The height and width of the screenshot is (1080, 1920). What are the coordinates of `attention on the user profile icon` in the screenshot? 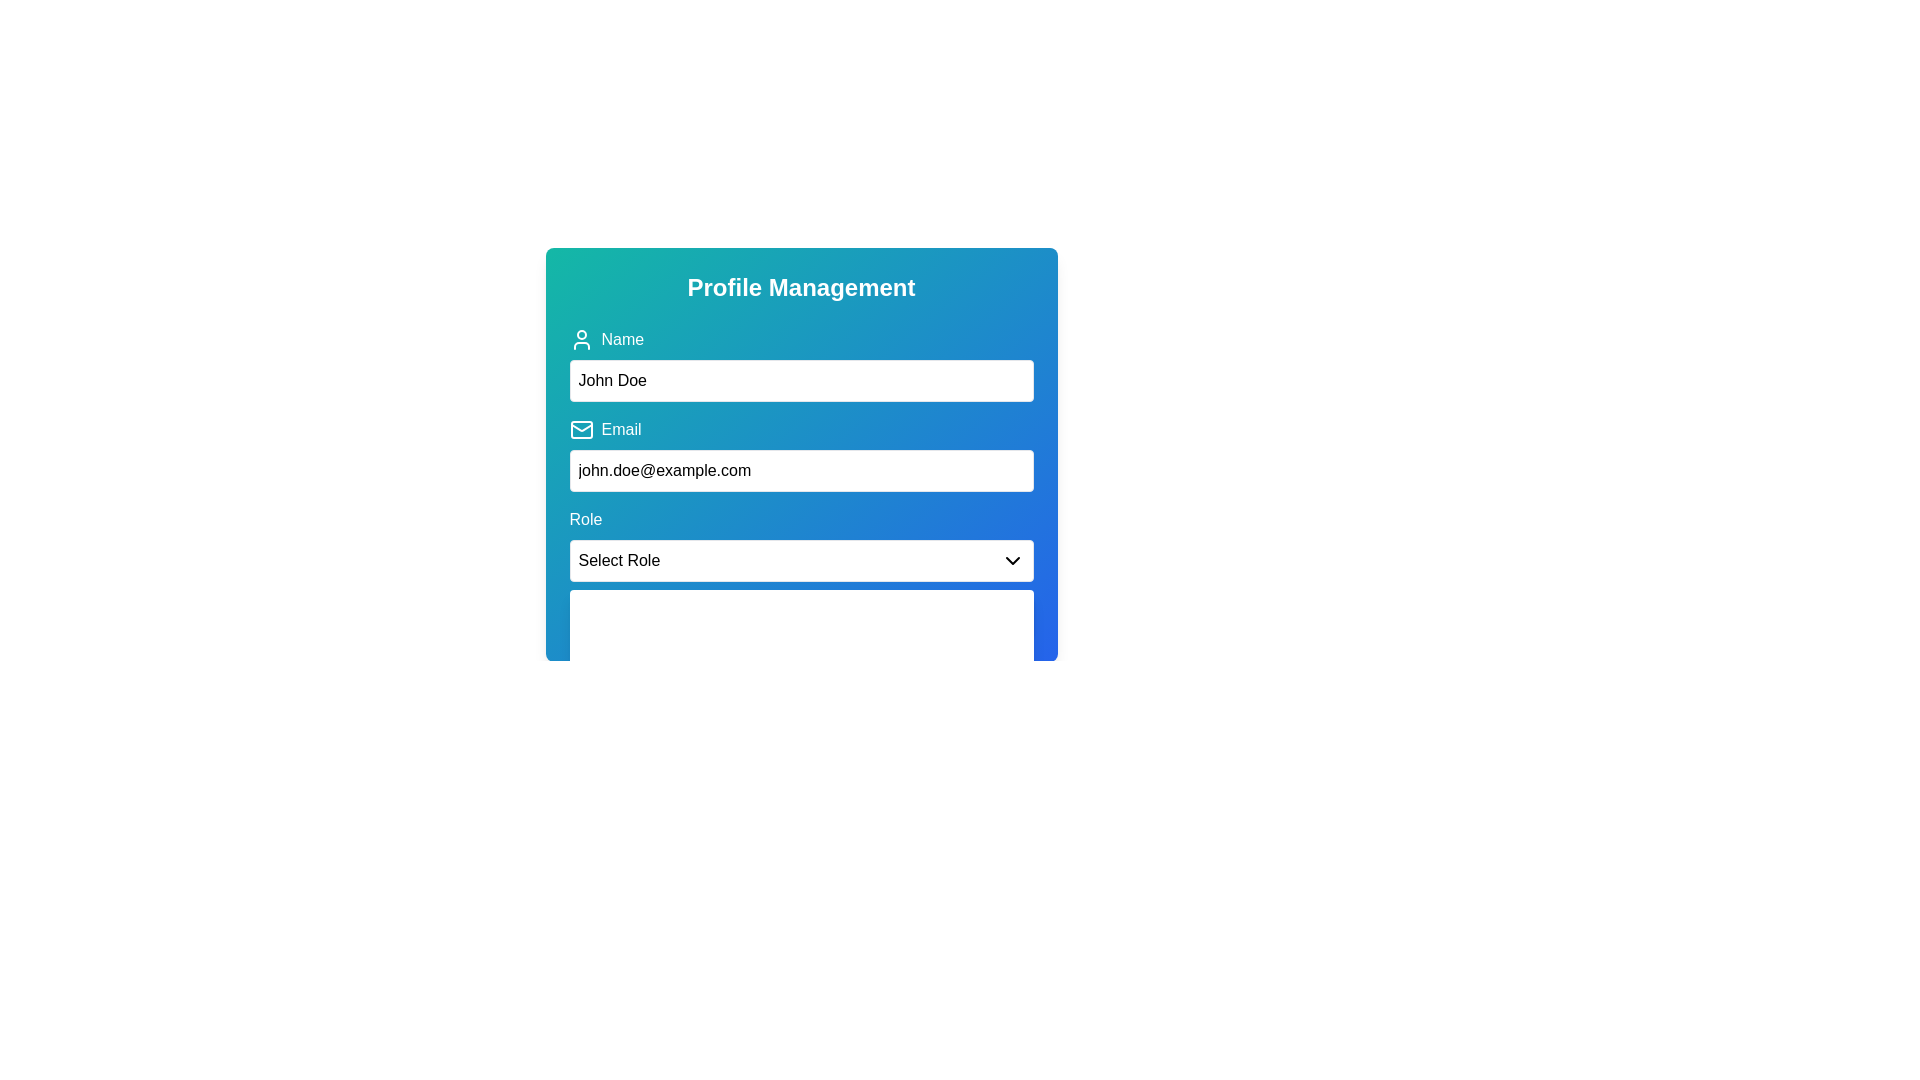 It's located at (580, 338).